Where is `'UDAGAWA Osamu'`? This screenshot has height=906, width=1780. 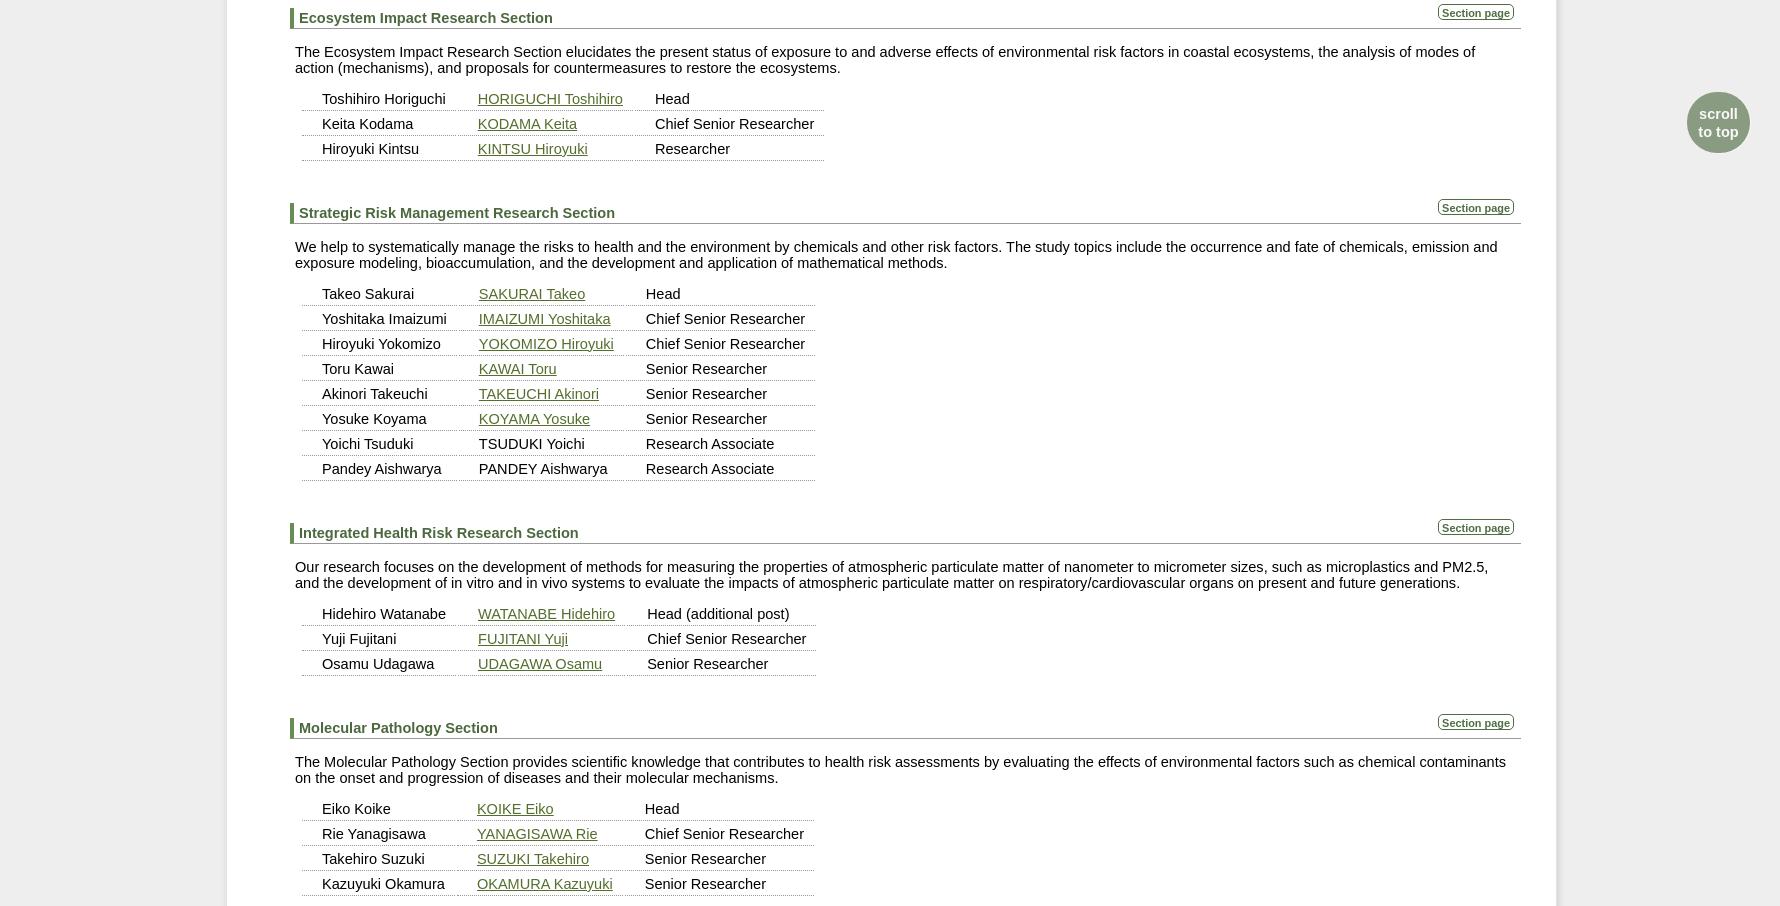
'UDAGAWA Osamu' is located at coordinates (539, 662).